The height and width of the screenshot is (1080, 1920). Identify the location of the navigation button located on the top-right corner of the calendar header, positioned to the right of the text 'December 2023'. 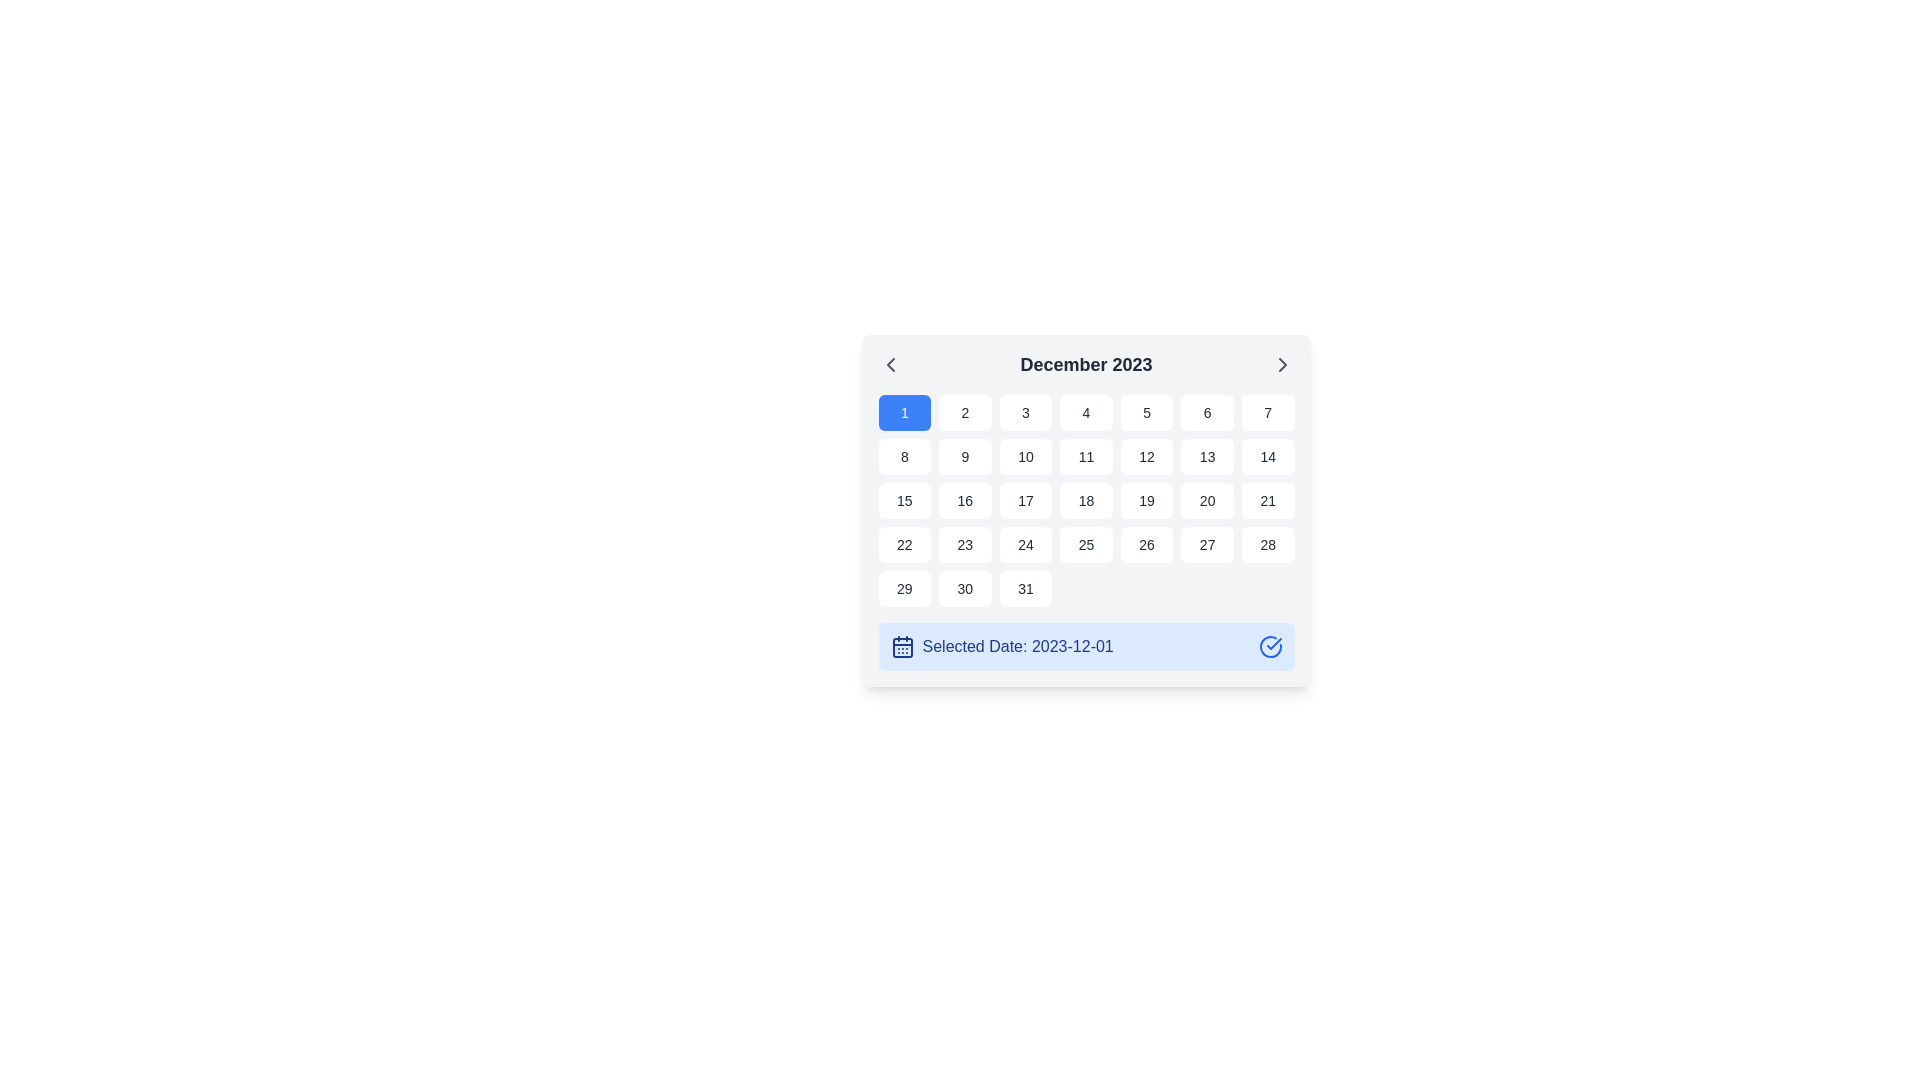
(1282, 365).